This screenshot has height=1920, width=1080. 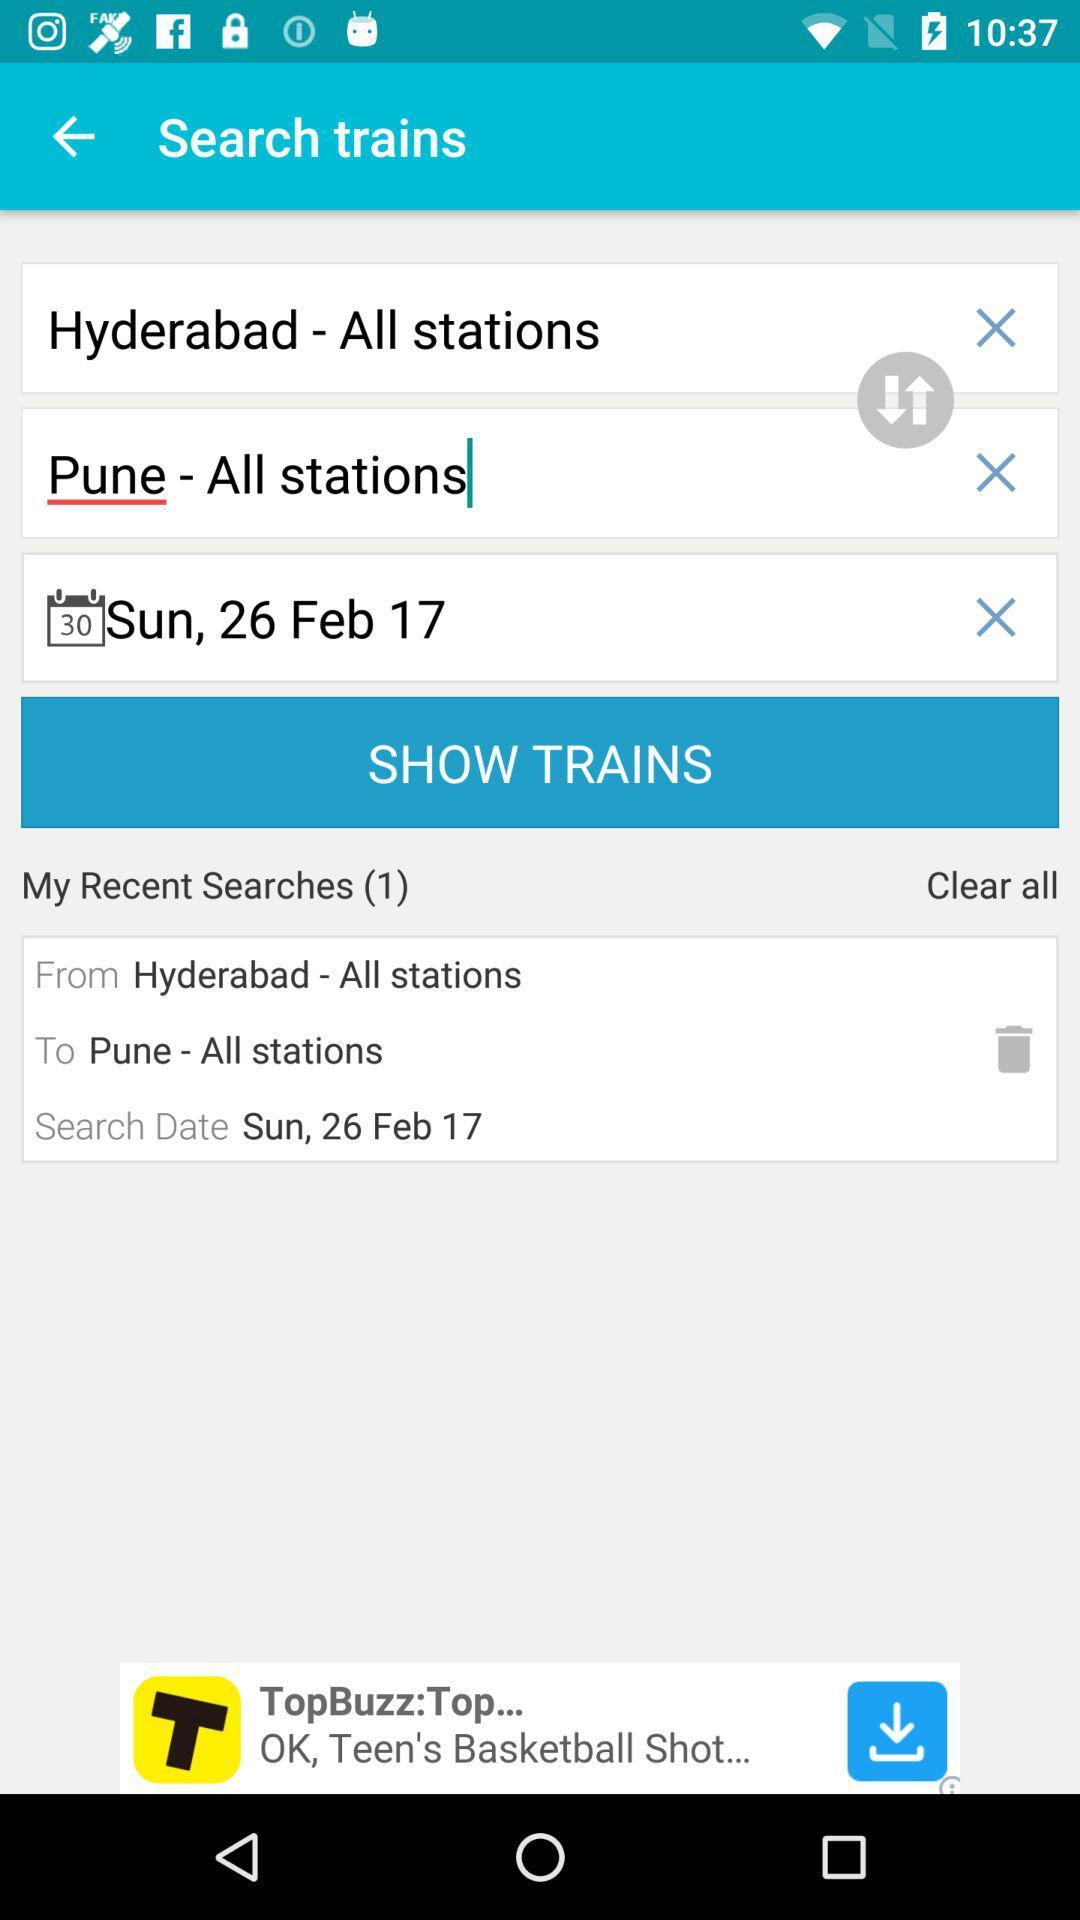 What do you see at coordinates (1014, 1048) in the screenshot?
I see `delete` at bounding box center [1014, 1048].